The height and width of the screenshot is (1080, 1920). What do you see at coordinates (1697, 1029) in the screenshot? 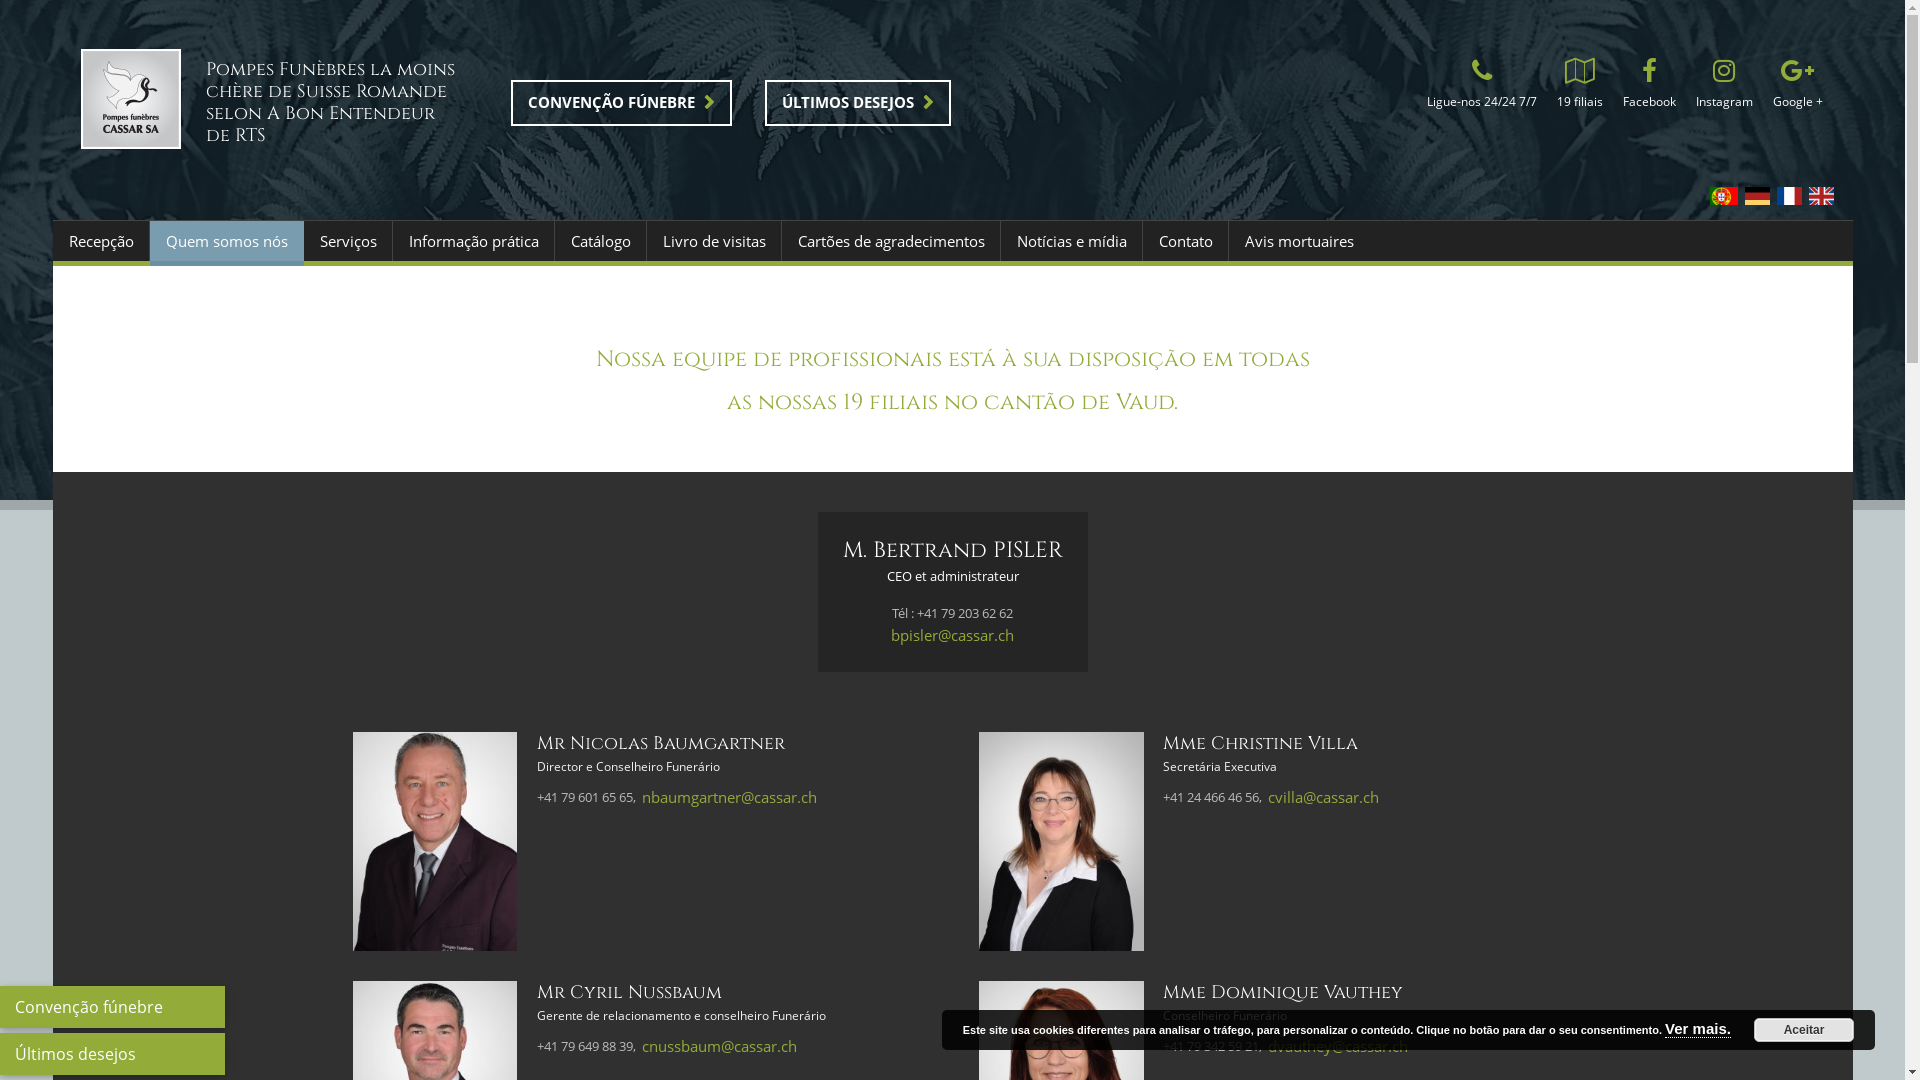
I see `'Ver mais.'` at bounding box center [1697, 1029].